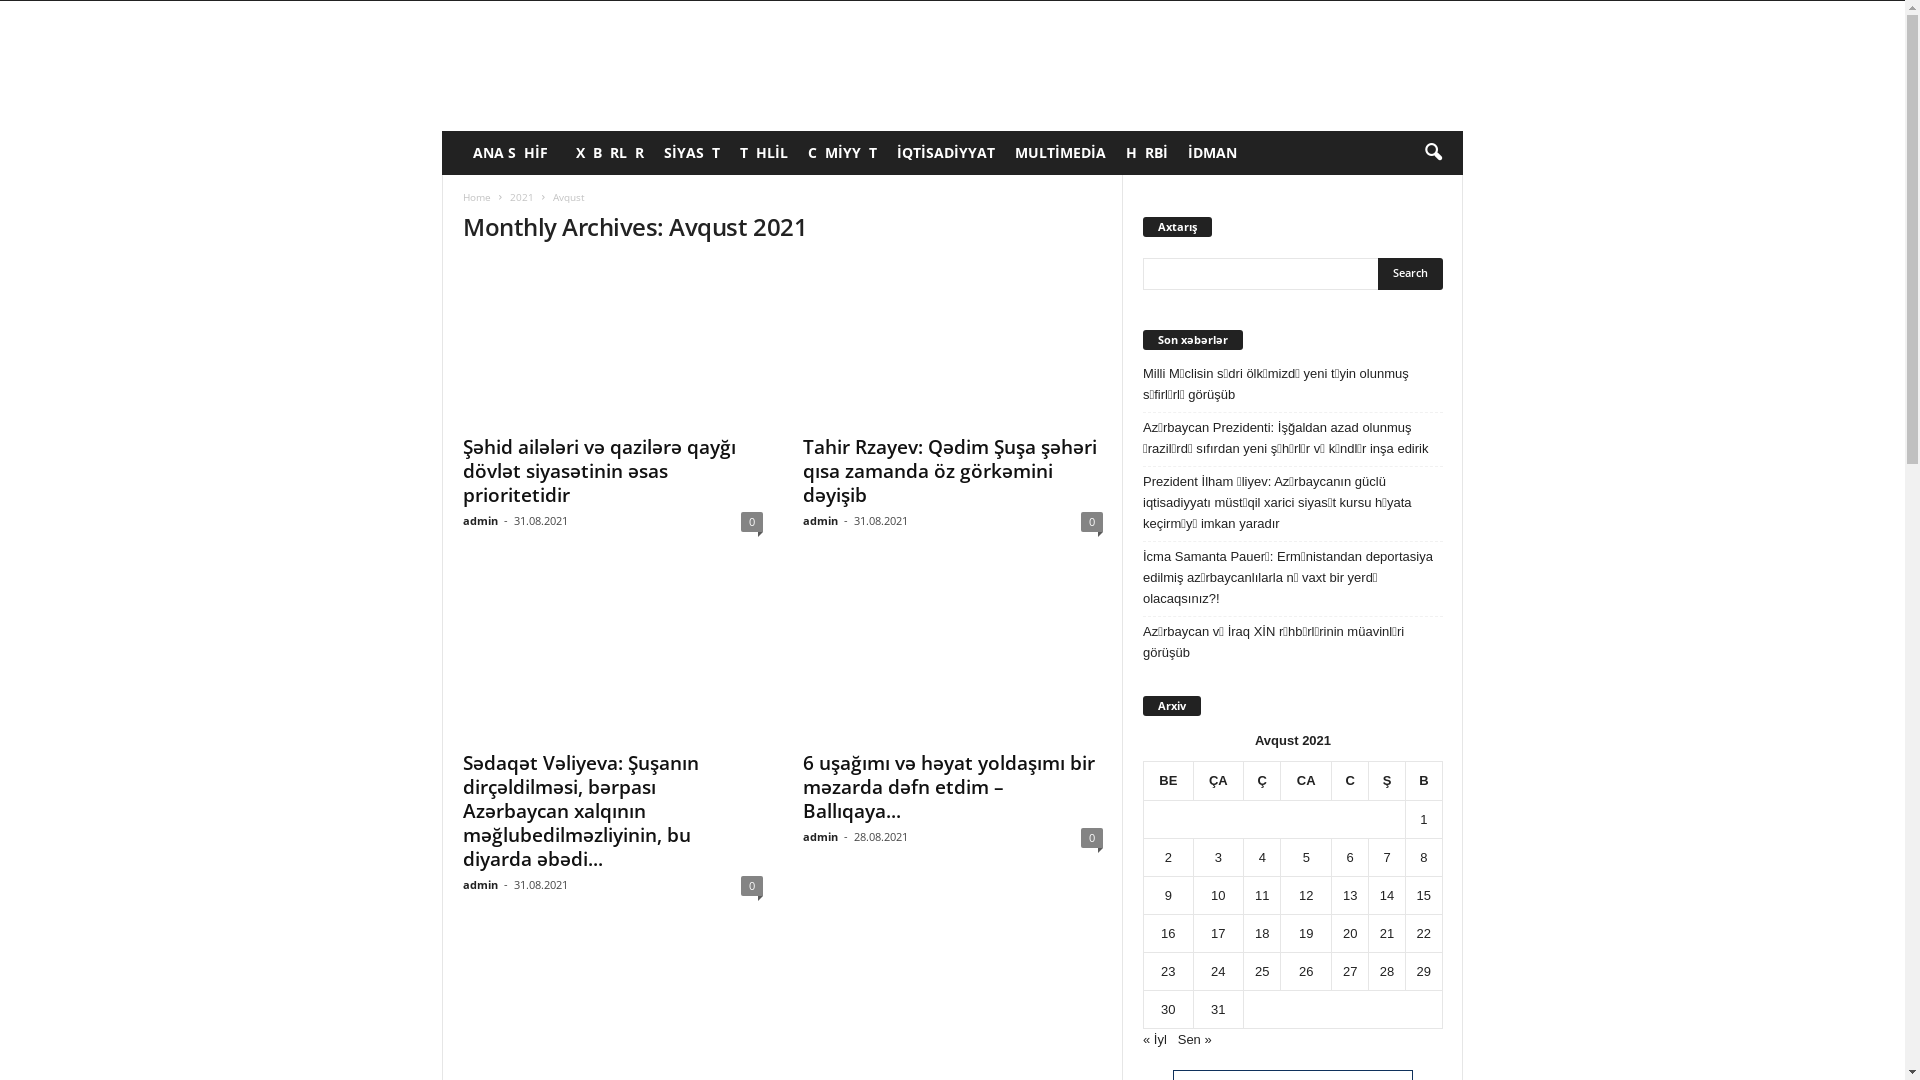 The image size is (1920, 1080). Describe the element at coordinates (1306, 856) in the screenshot. I see `'5'` at that location.